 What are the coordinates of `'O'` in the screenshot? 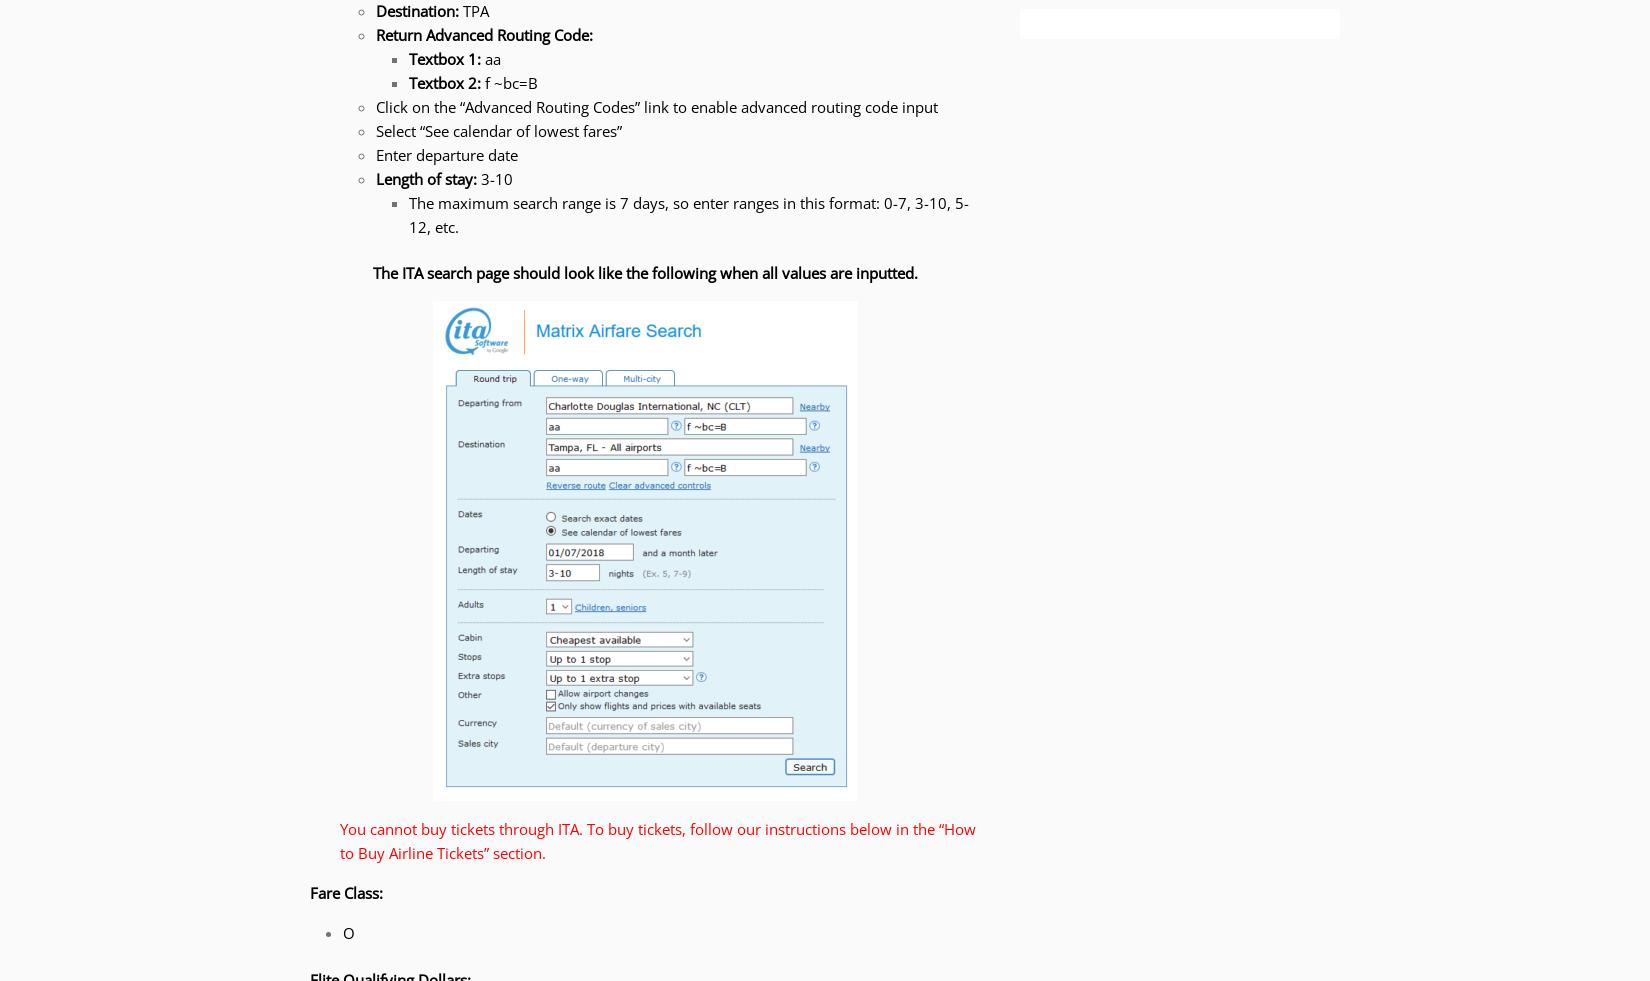 It's located at (348, 933).